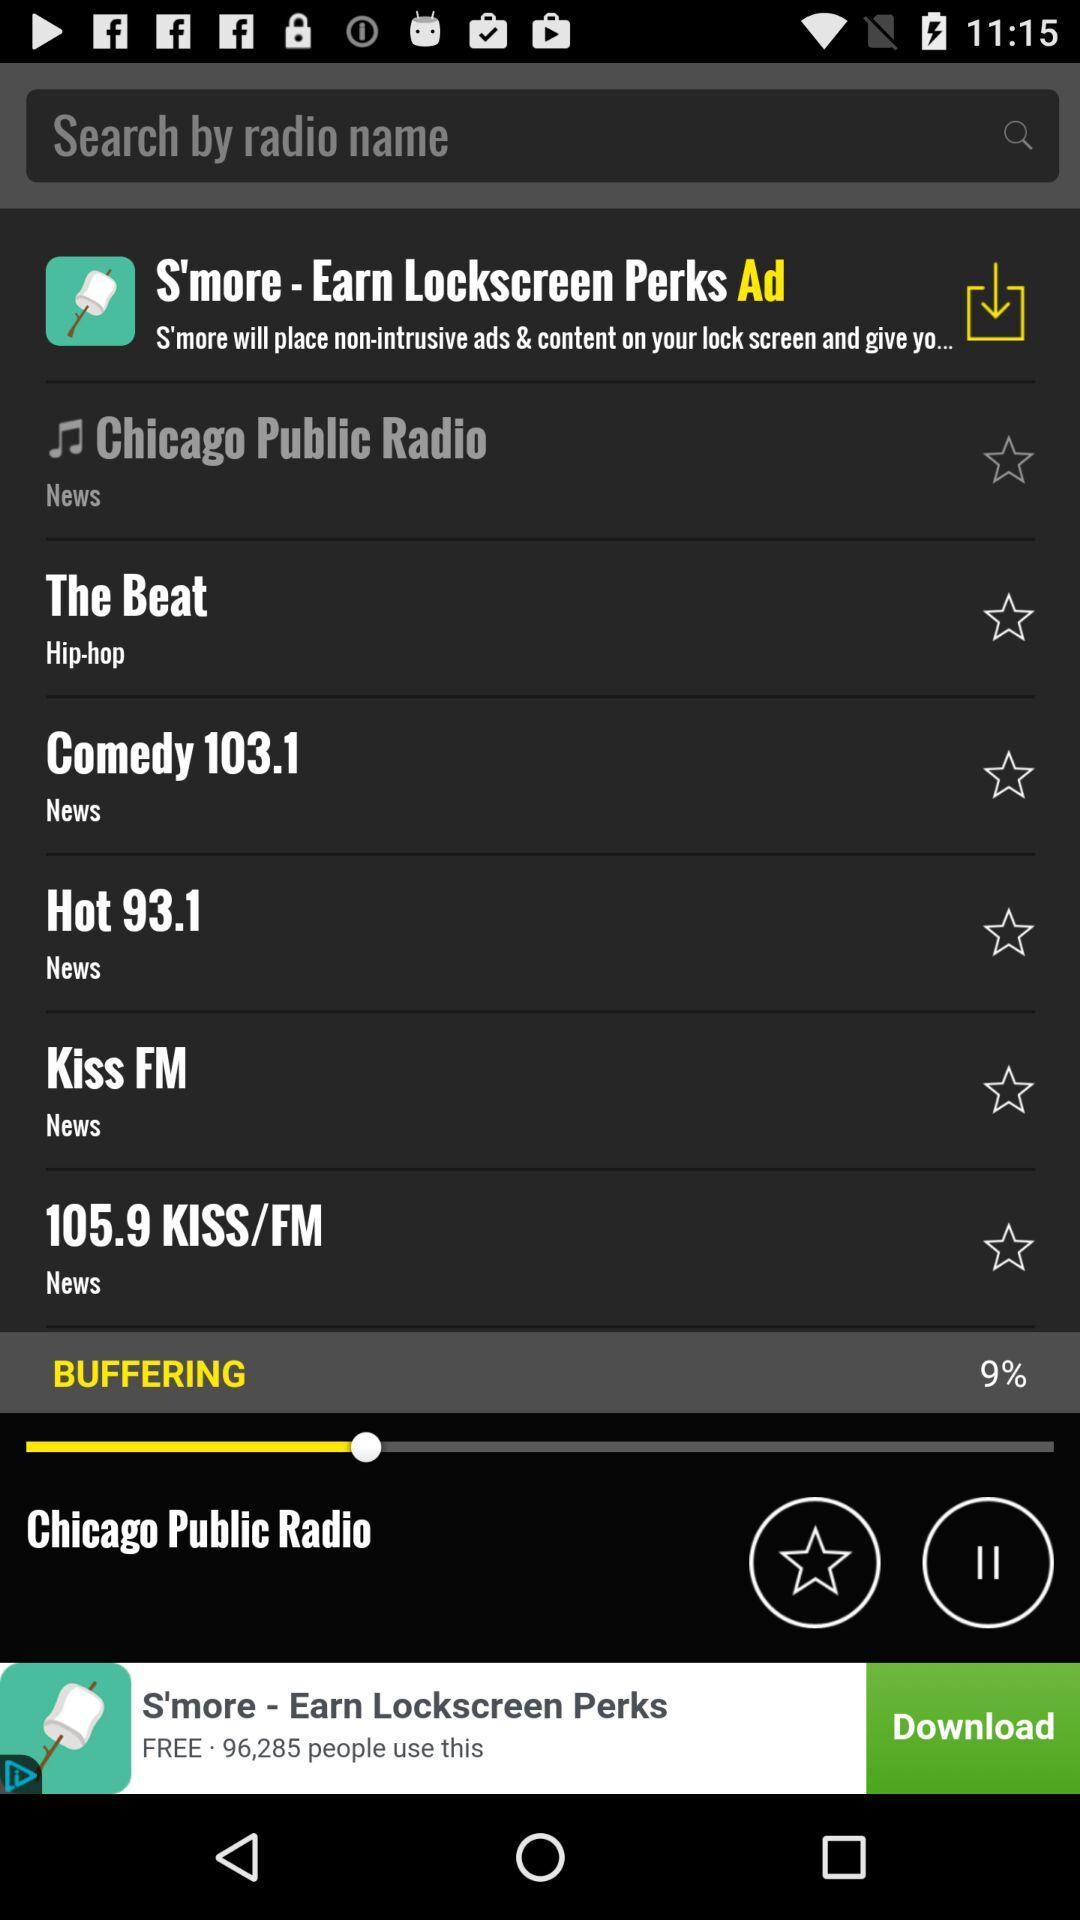  What do you see at coordinates (542, 134) in the screenshot?
I see `search` at bounding box center [542, 134].